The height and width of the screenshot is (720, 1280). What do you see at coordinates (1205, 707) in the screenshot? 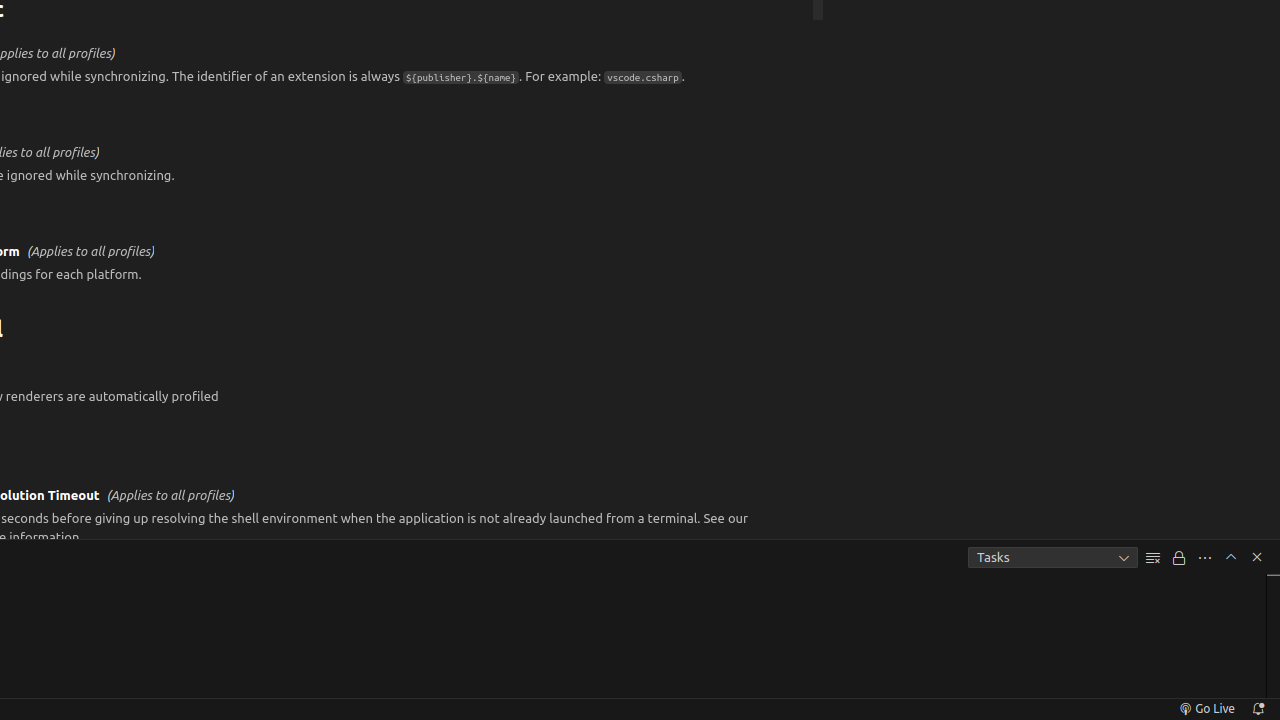
I see `'broadcast Go Live, Click to run live server'` at bounding box center [1205, 707].